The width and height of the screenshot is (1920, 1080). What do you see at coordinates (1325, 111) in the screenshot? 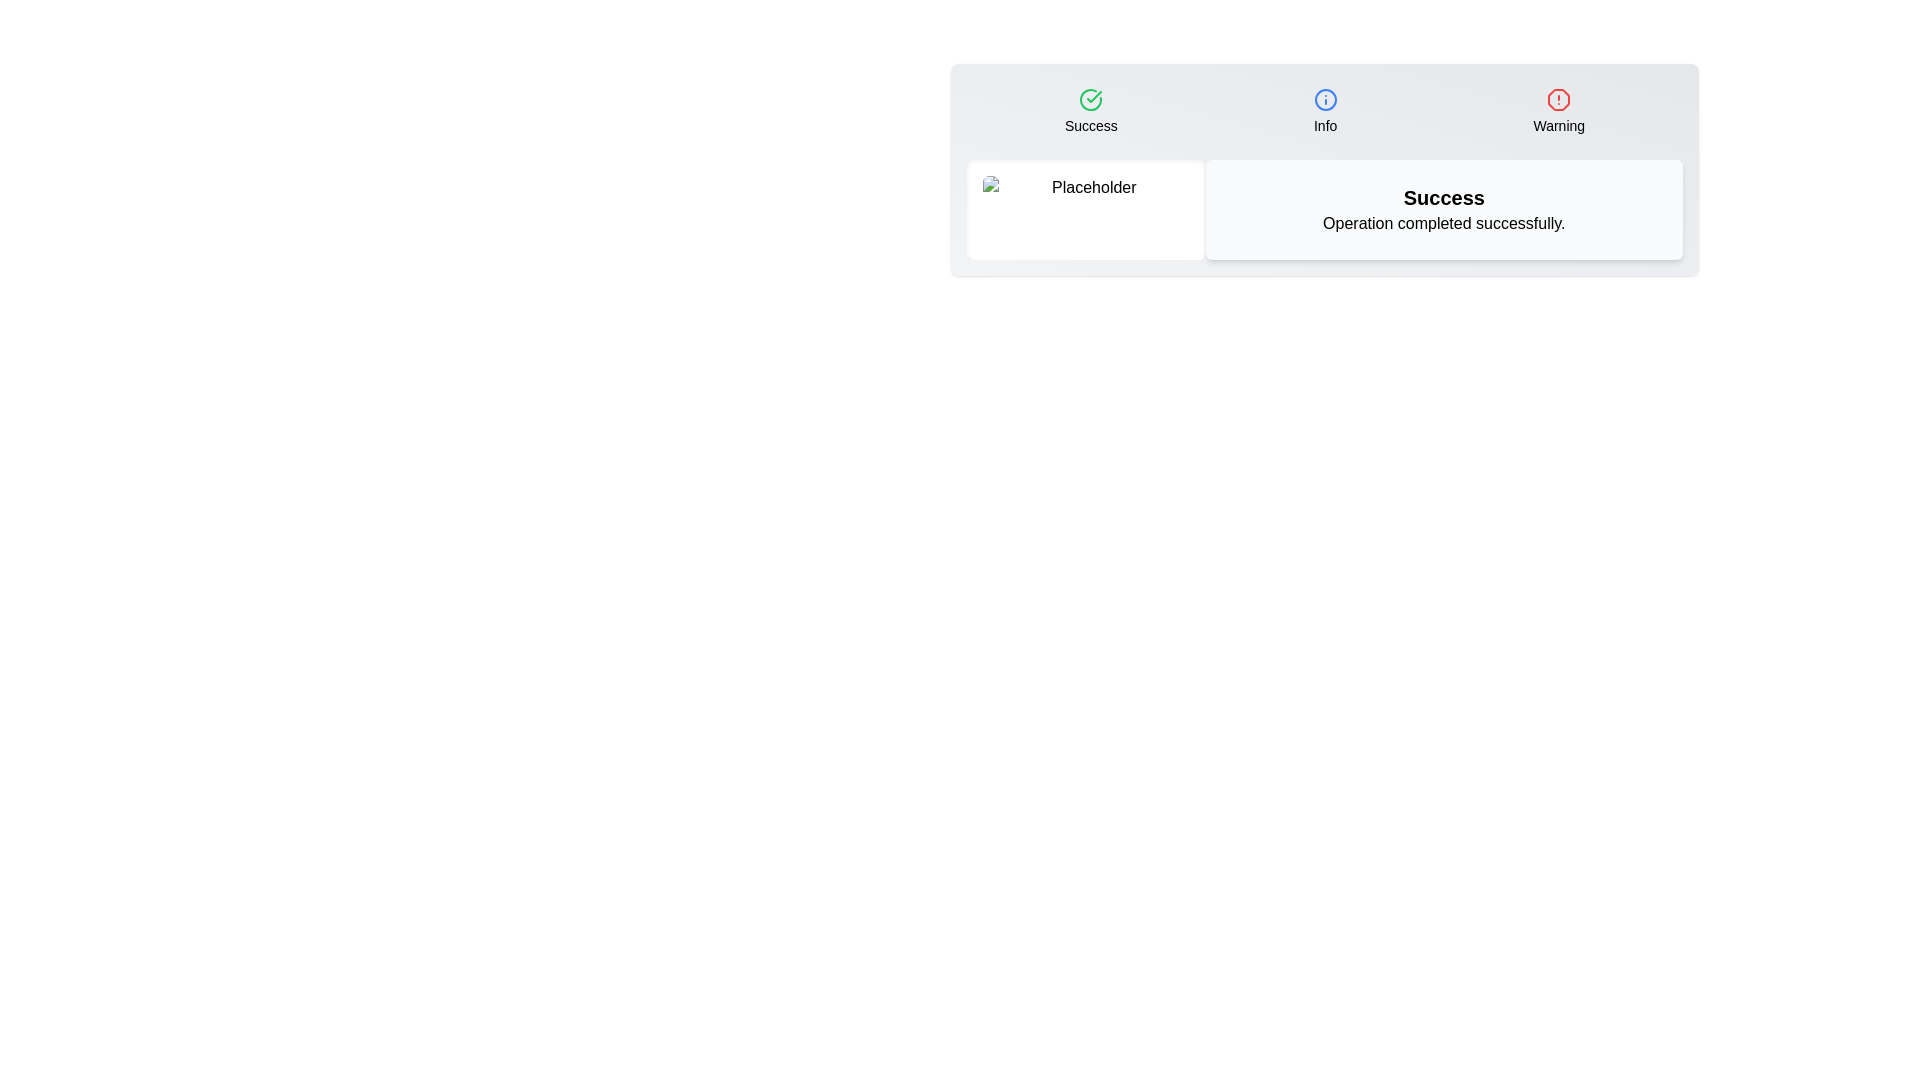
I see `the tab labeled Info` at bounding box center [1325, 111].